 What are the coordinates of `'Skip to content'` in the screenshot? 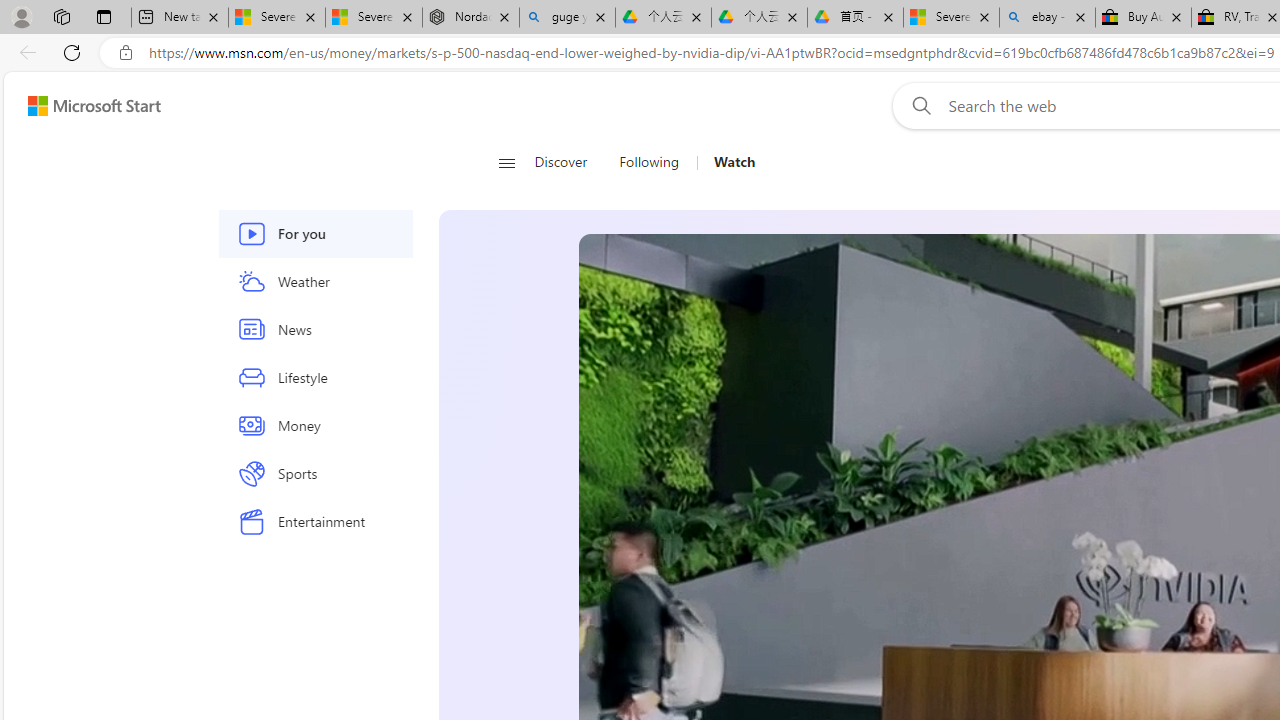 It's located at (86, 105).